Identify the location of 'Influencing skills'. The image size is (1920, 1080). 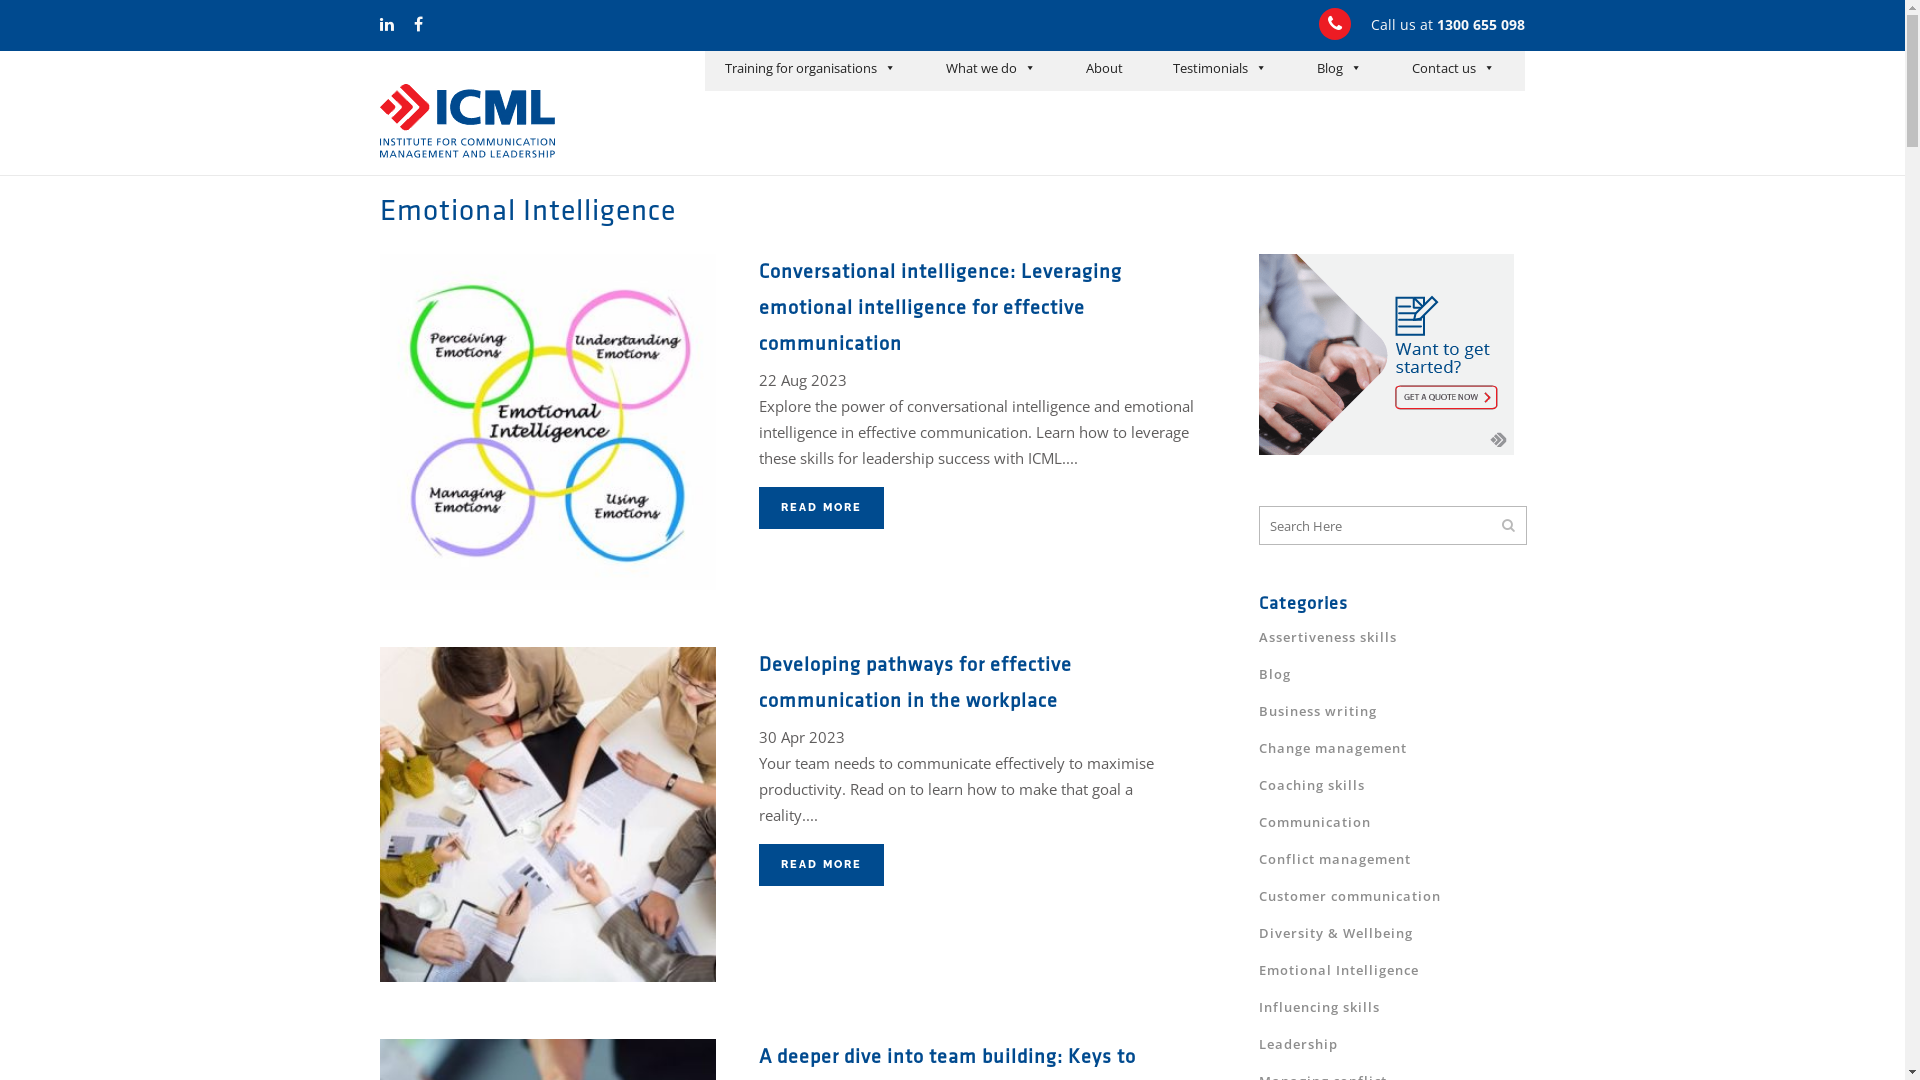
(1257, 1006).